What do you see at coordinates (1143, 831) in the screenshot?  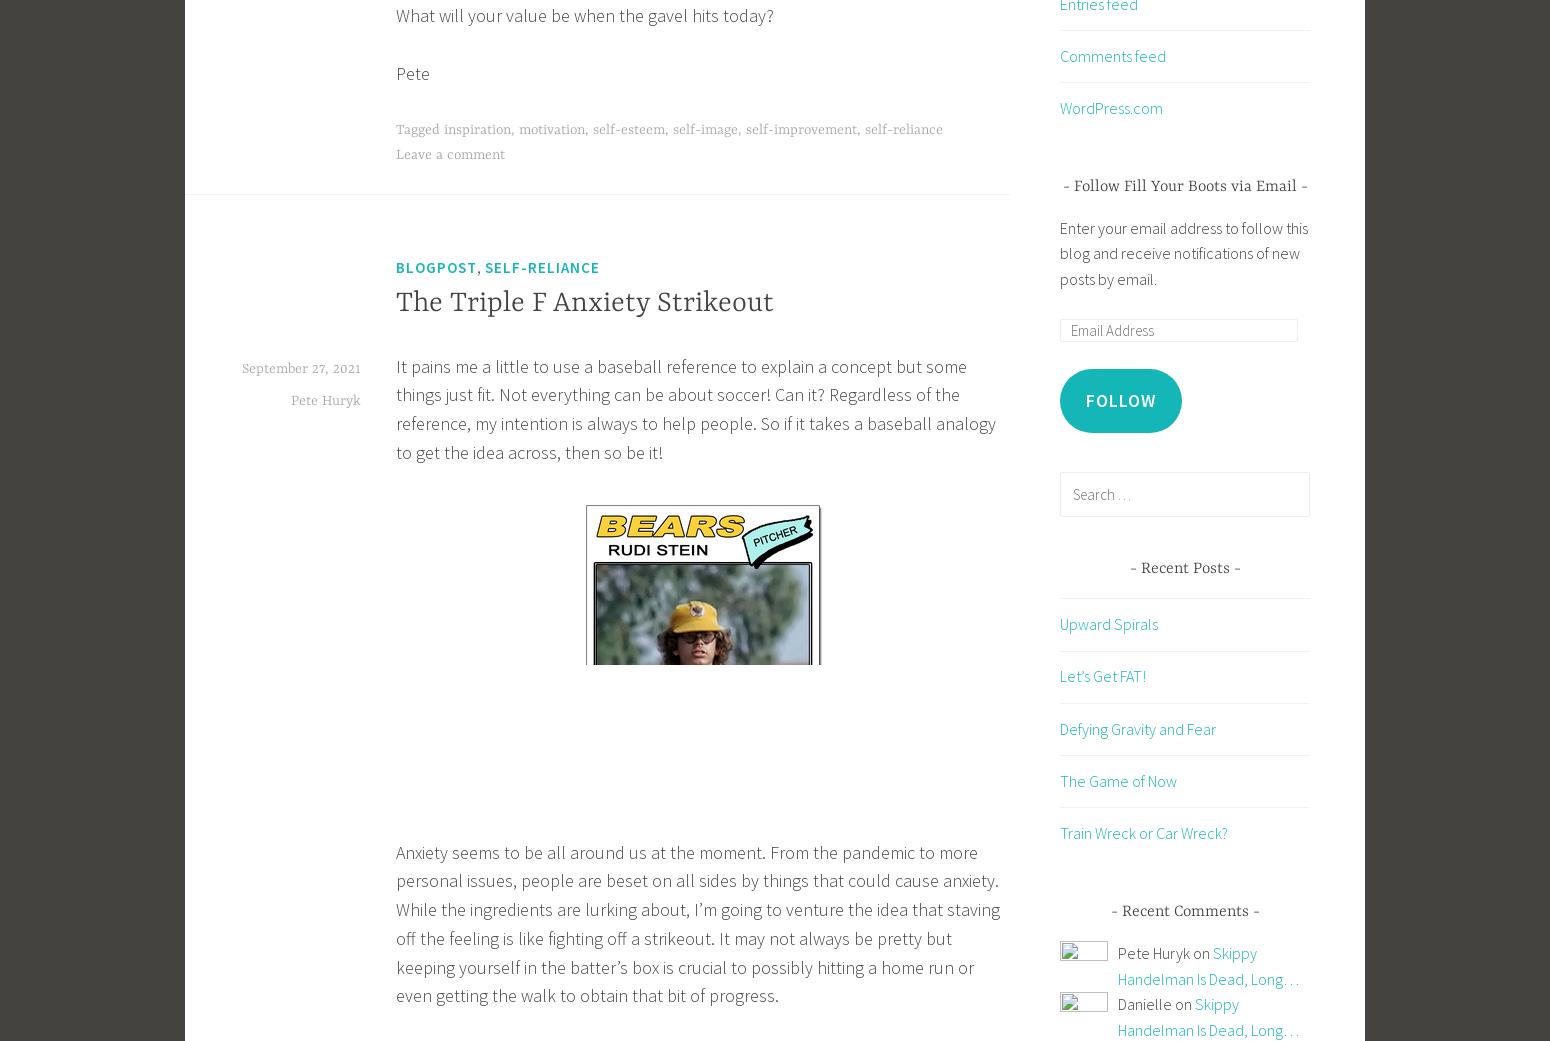 I see `'Train Wreck or Car Wreck?'` at bounding box center [1143, 831].